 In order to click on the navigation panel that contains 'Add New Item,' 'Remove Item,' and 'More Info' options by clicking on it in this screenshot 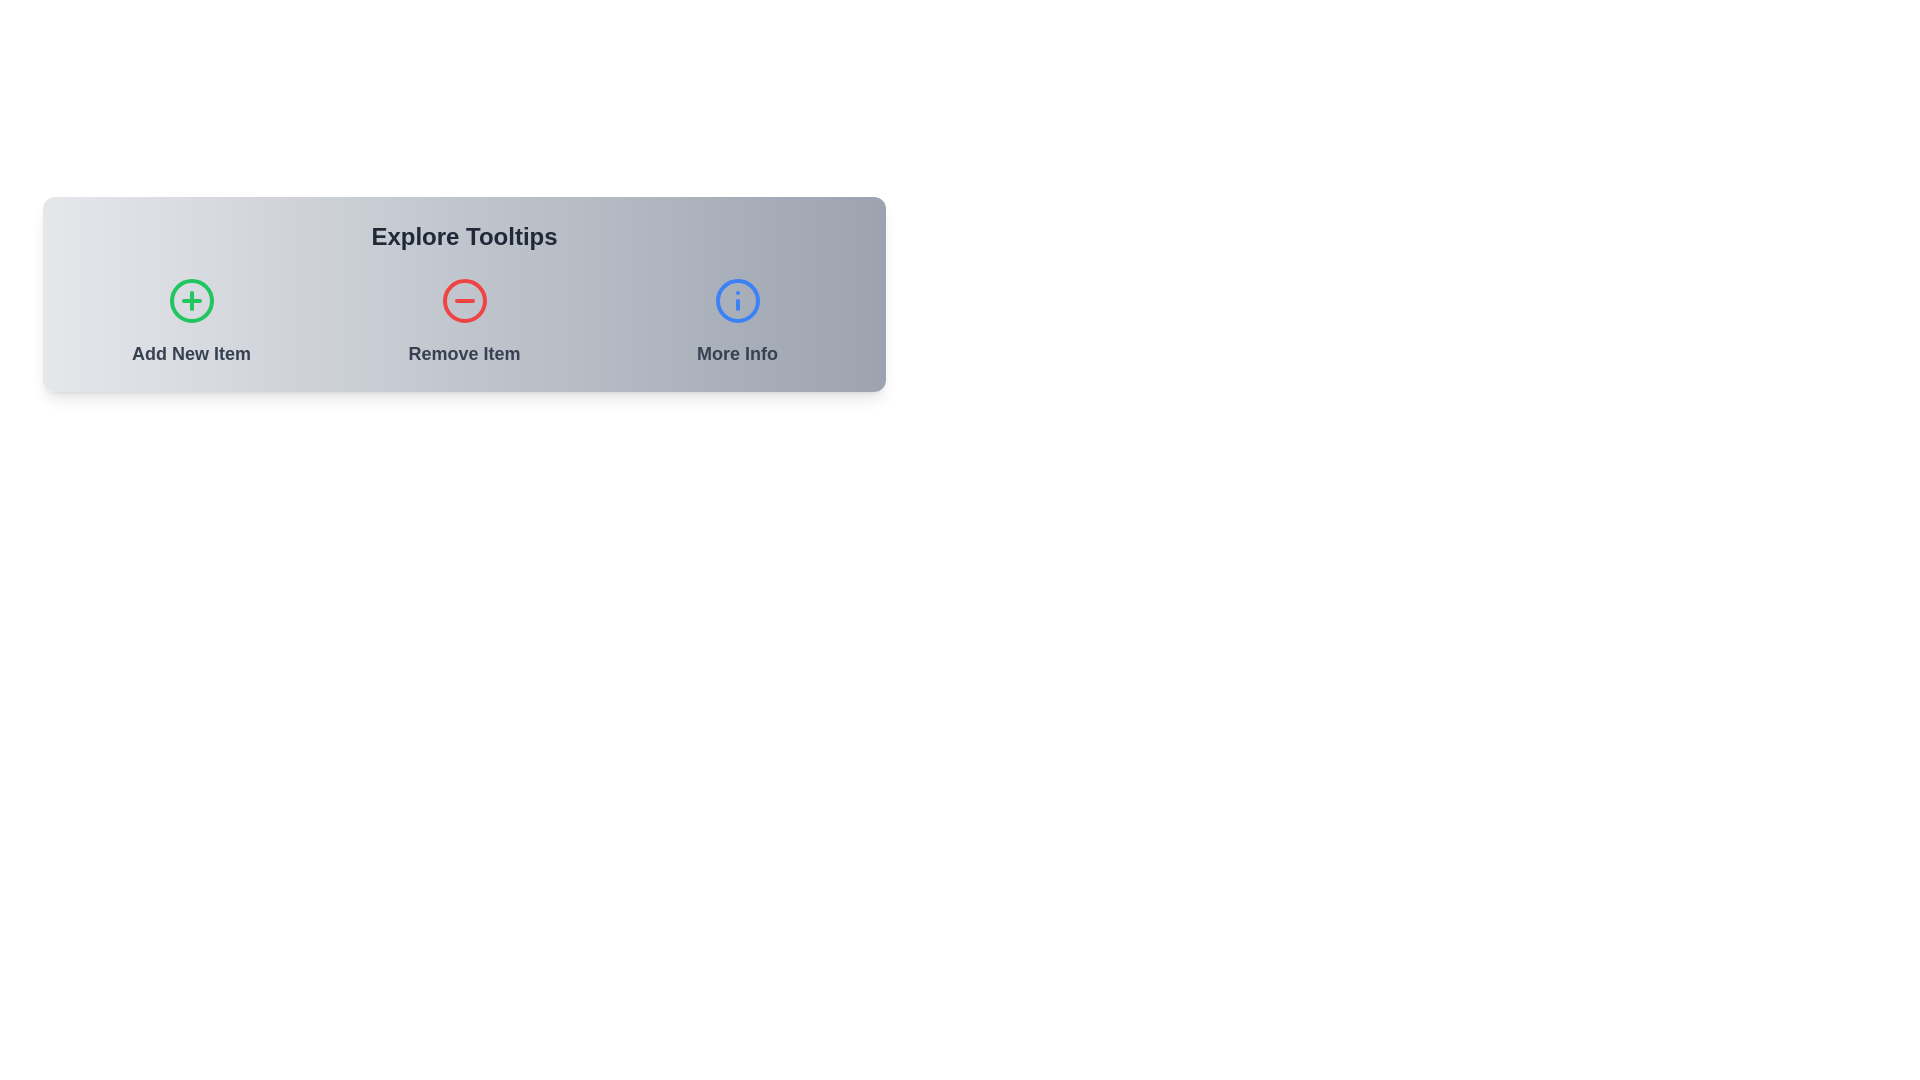, I will do `click(463, 294)`.